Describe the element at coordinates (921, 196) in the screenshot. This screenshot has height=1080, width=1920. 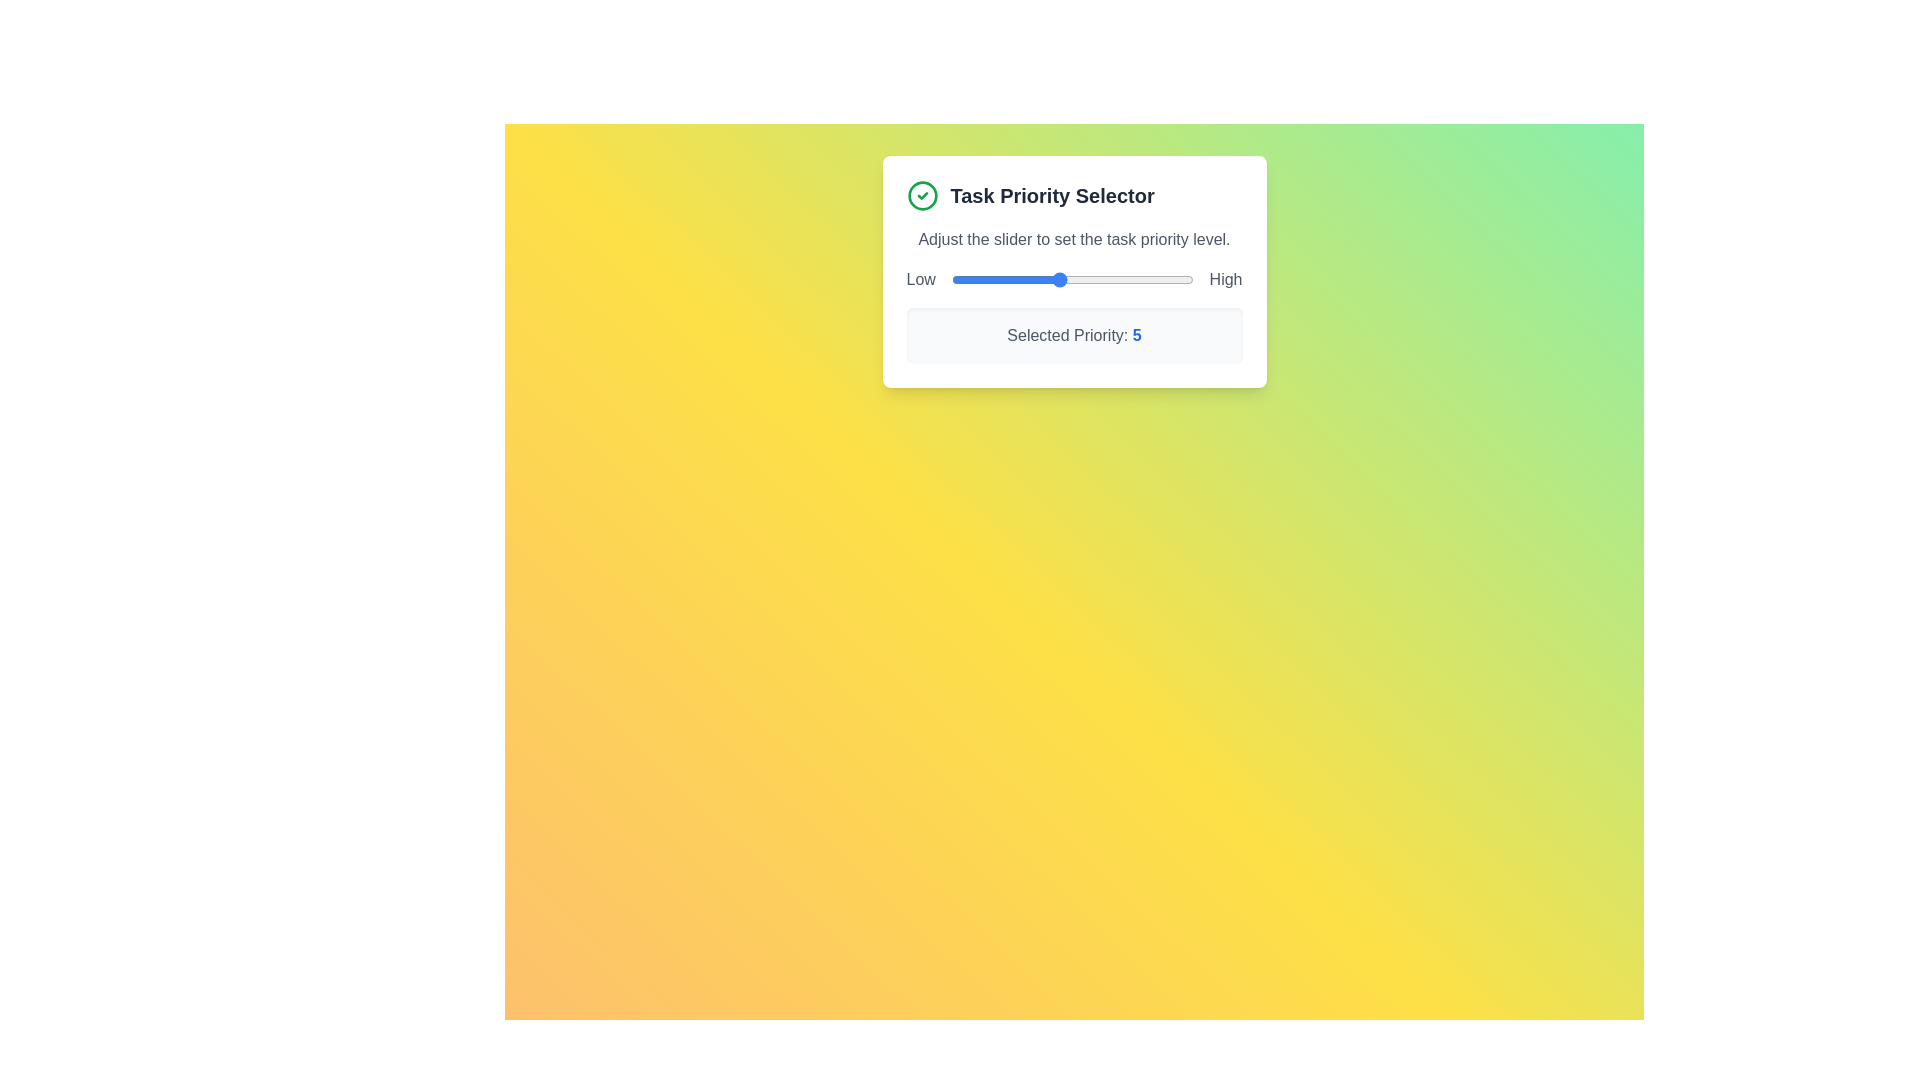
I see `the green checkmark icon in the header of the Task Priority Selector` at that location.